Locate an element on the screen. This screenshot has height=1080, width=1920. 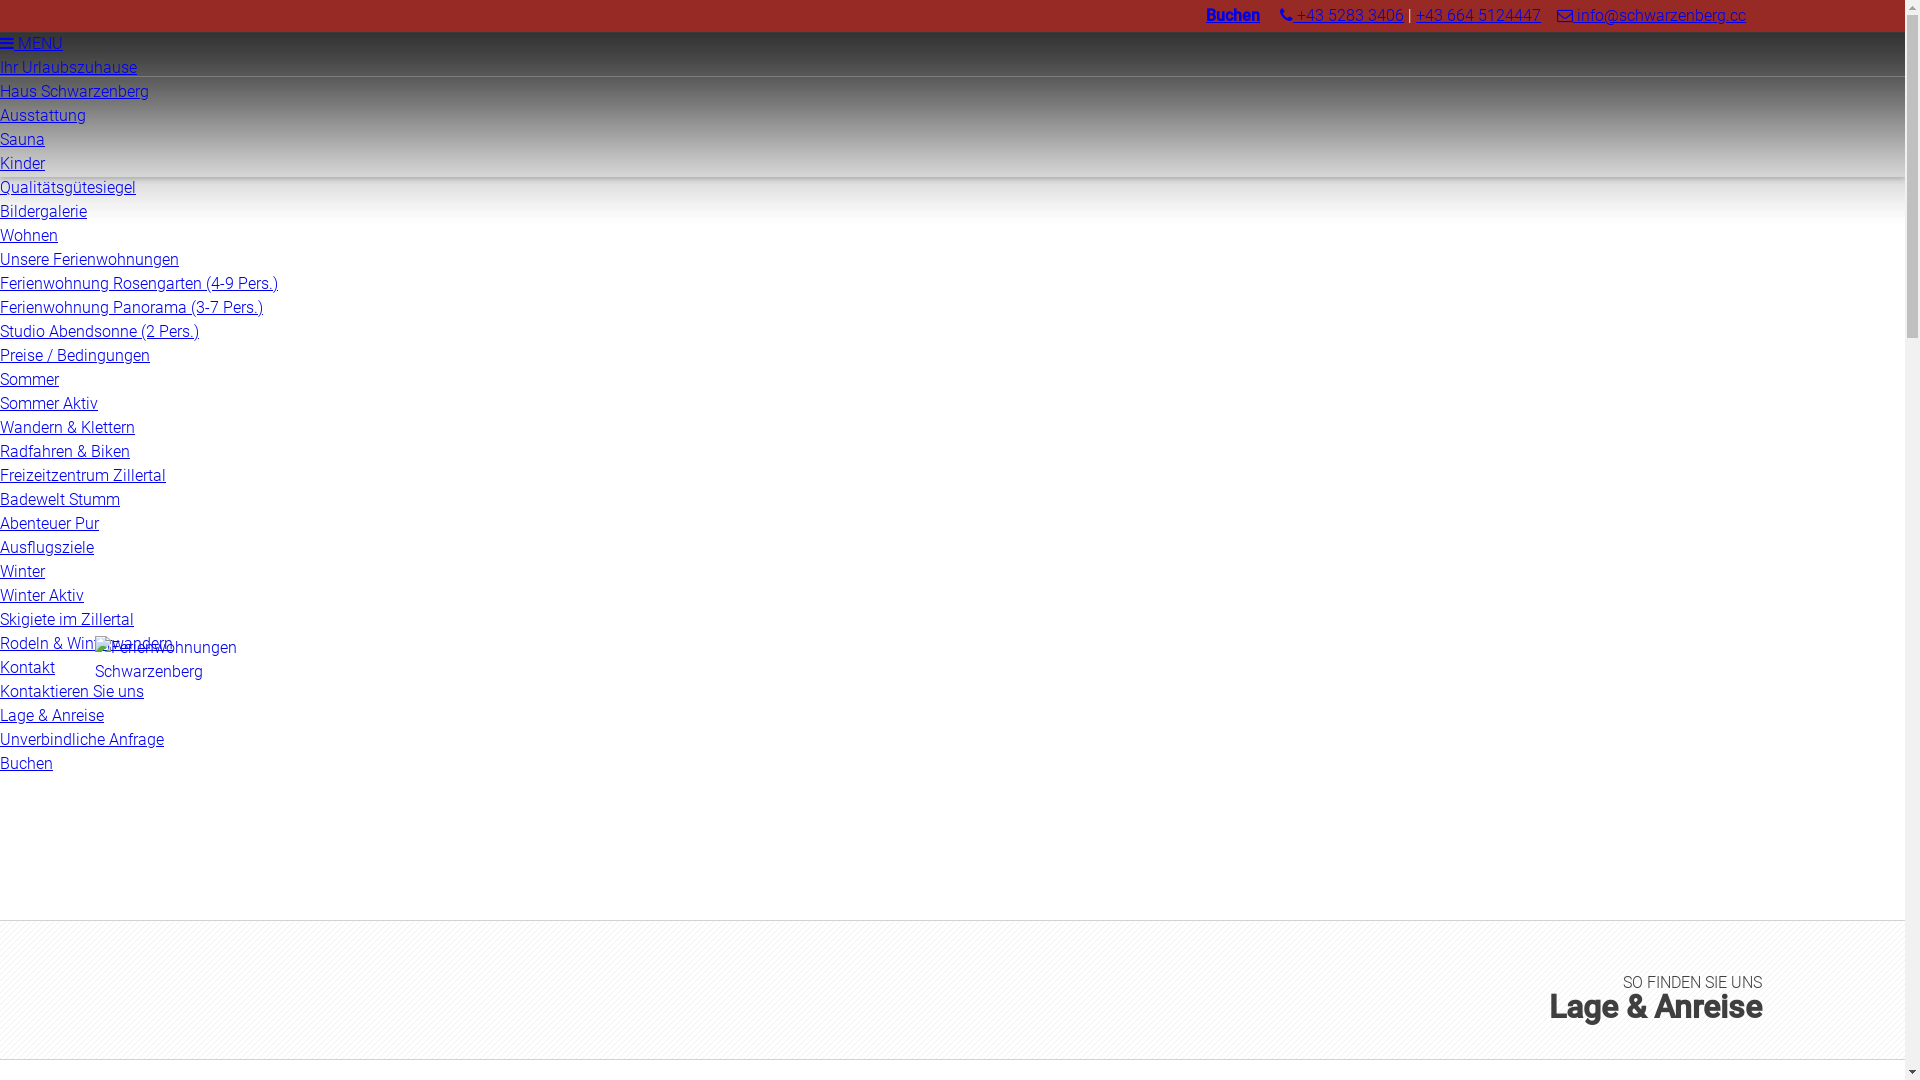
'Kinder' is located at coordinates (22, 162).